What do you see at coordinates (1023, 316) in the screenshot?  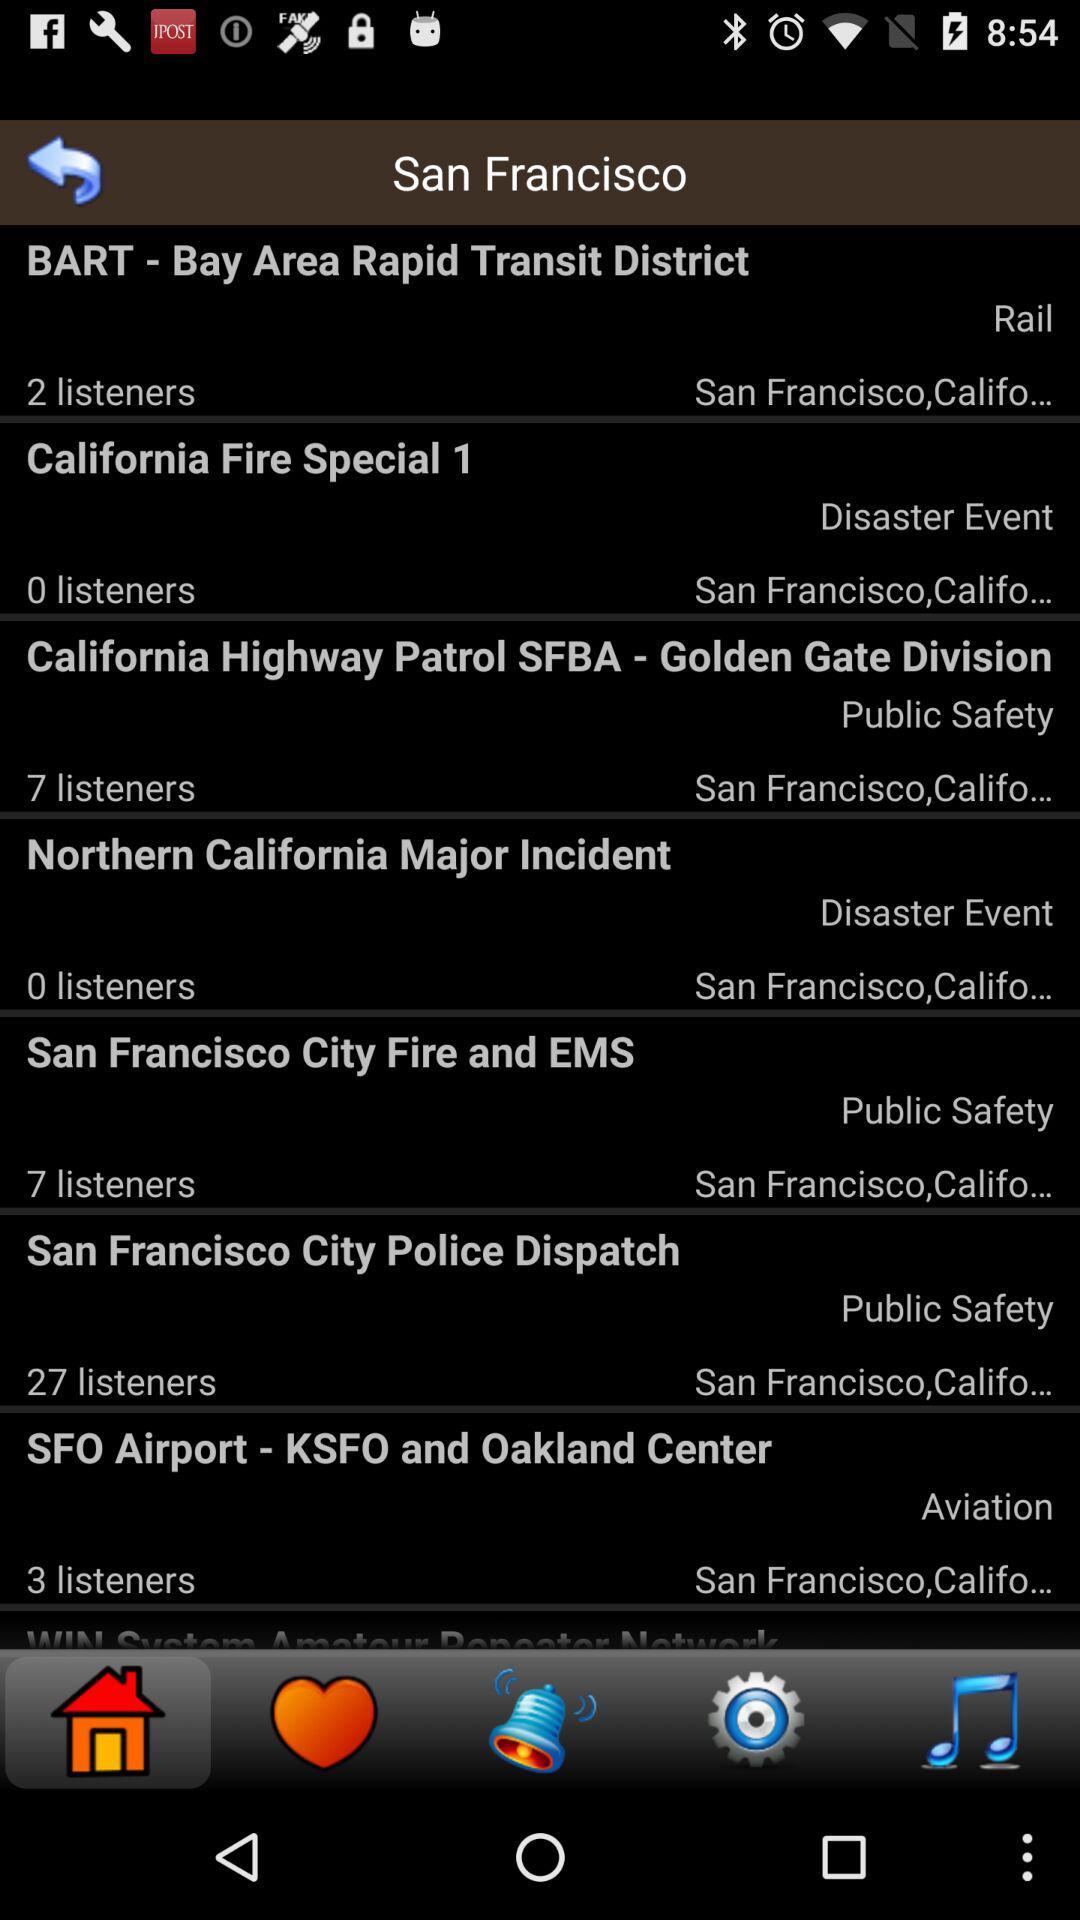 I see `the rail icon` at bounding box center [1023, 316].